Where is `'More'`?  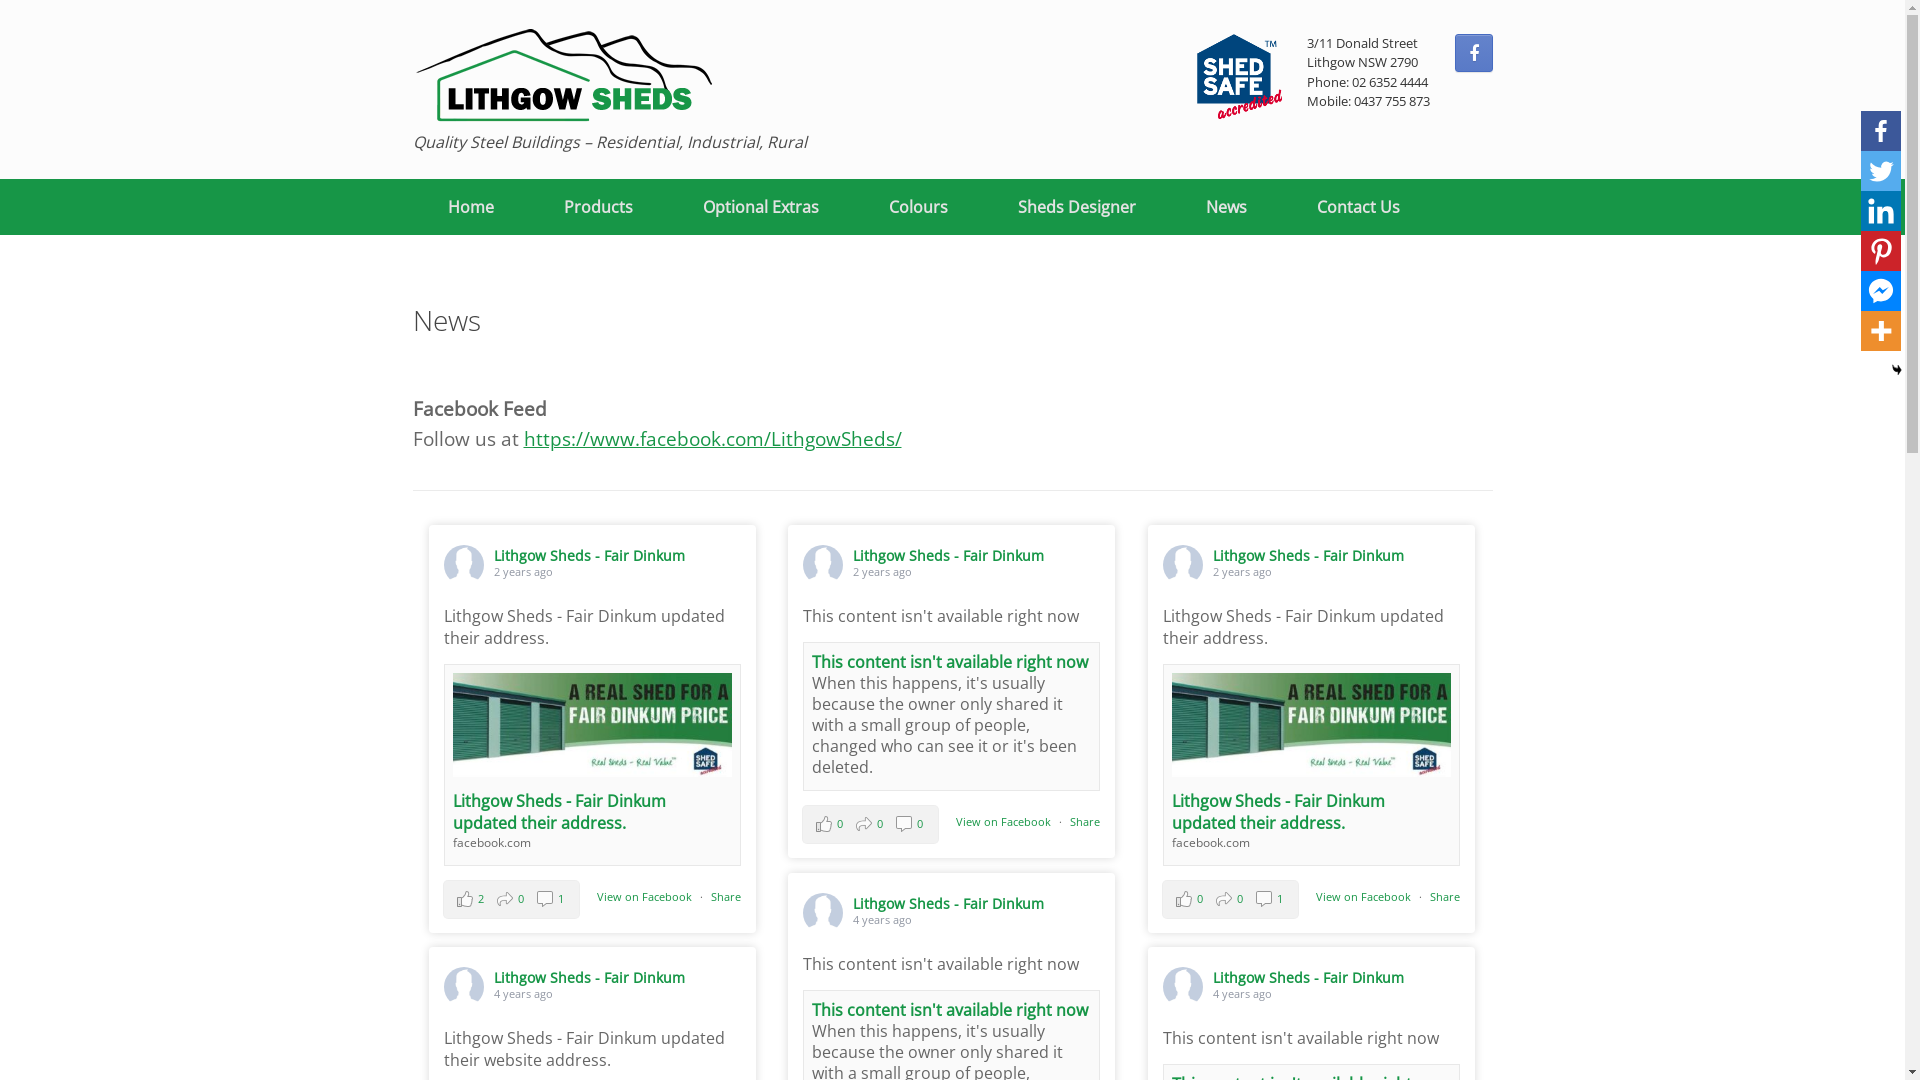 'More' is located at coordinates (1880, 330).